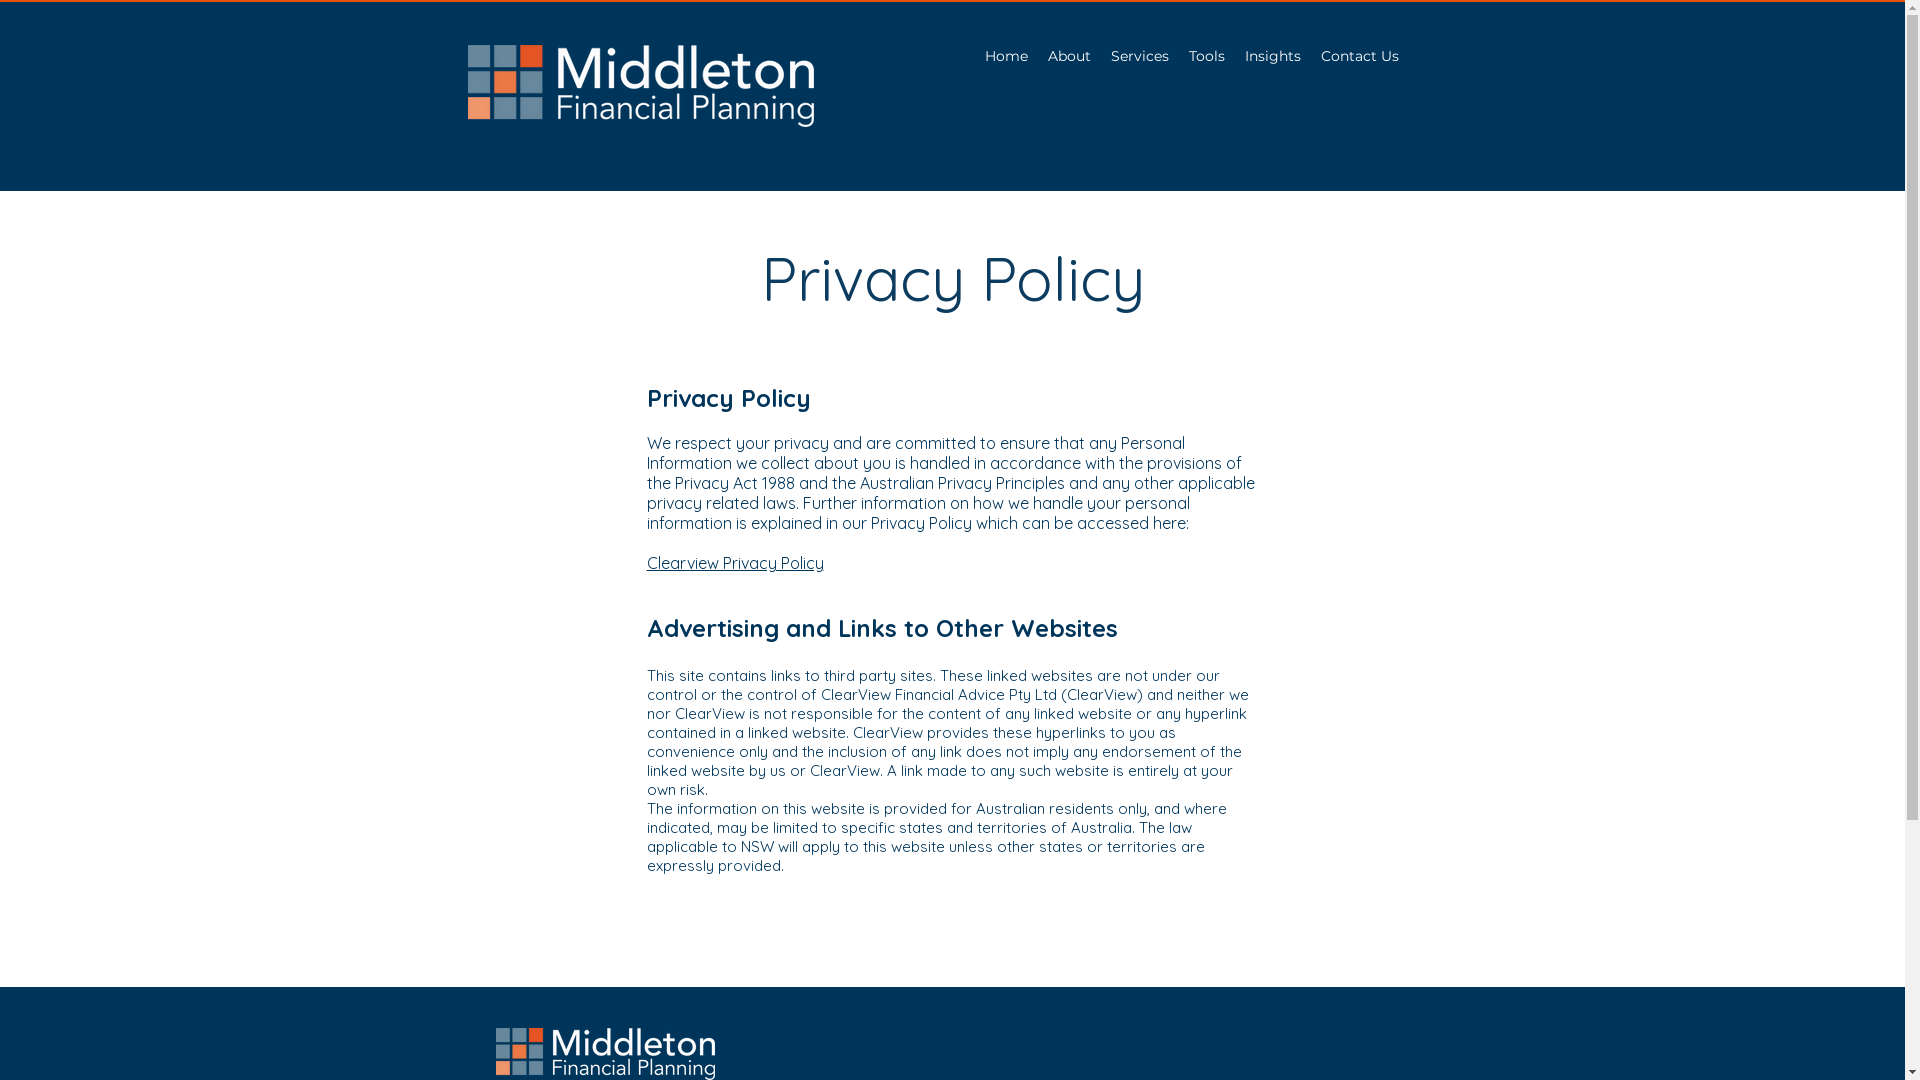  I want to click on 'About', so click(1037, 55).